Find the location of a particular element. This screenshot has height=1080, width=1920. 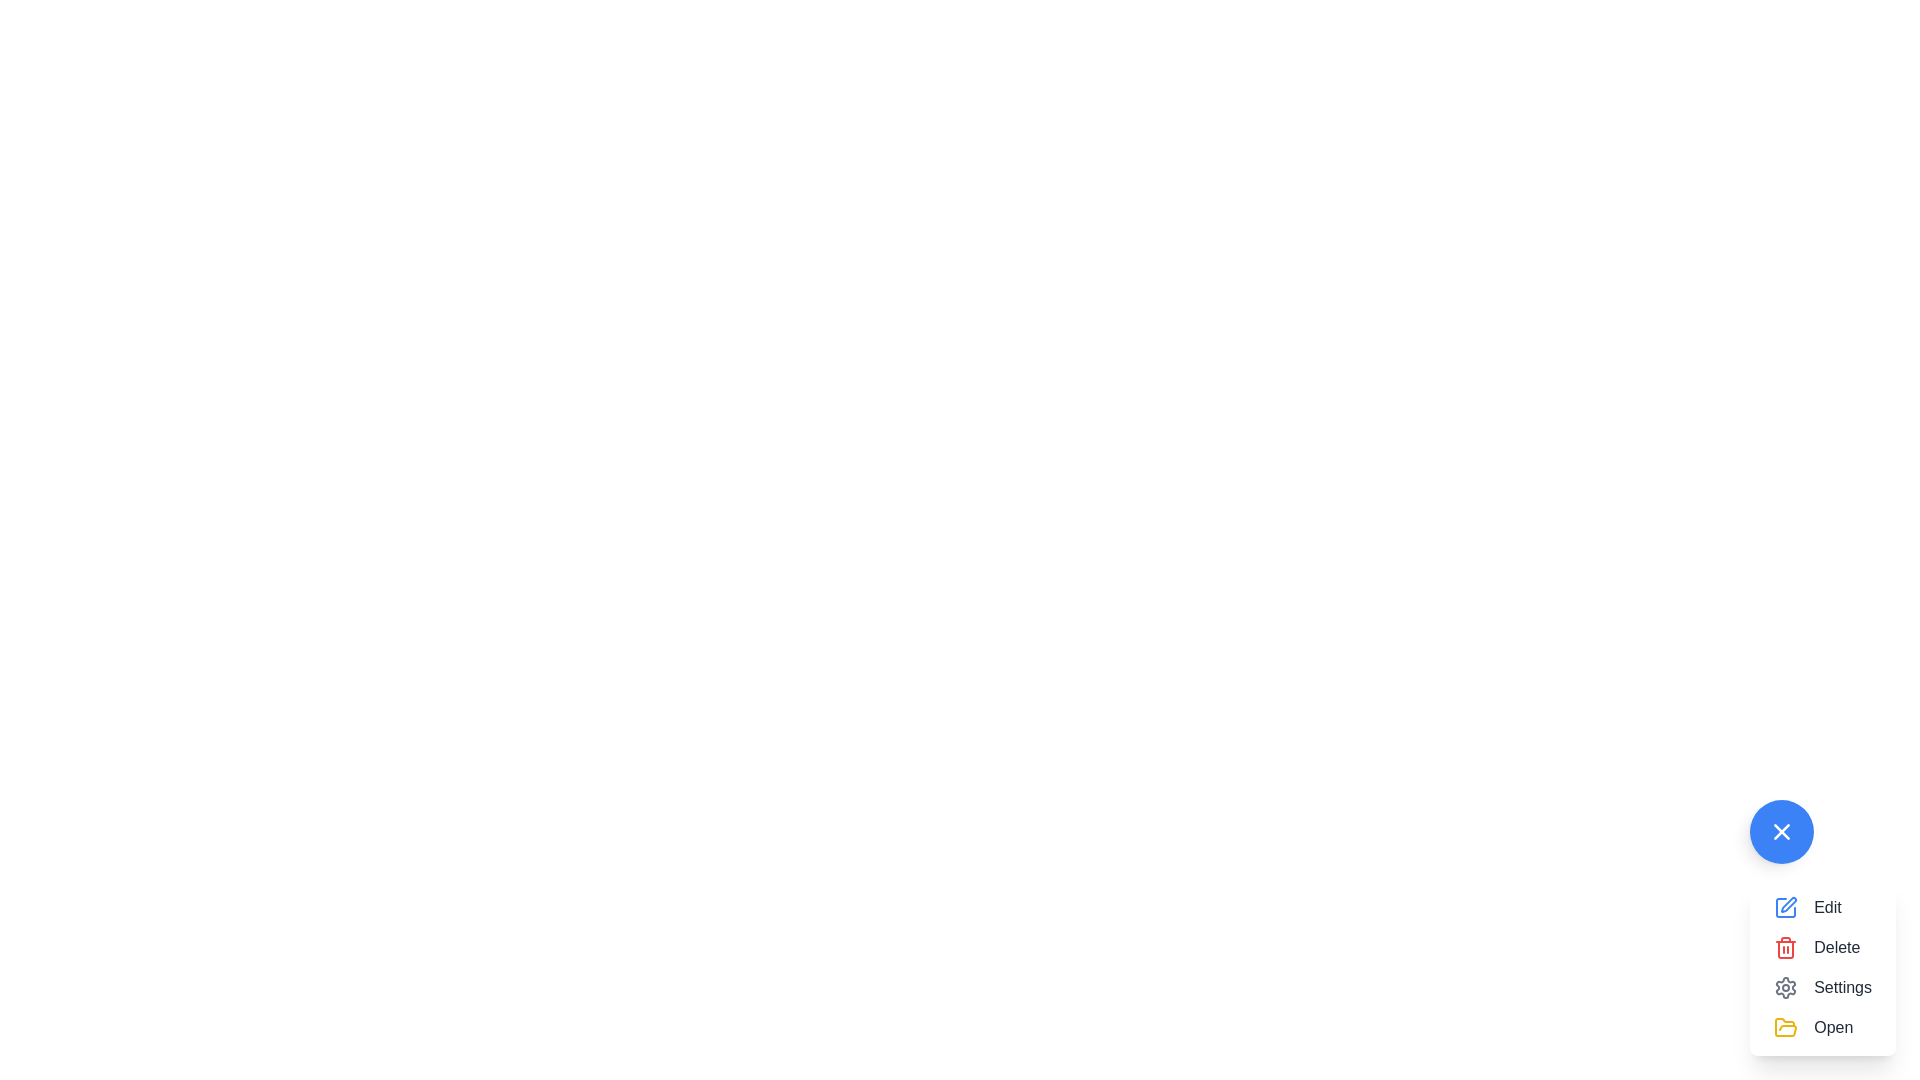

the 'Settings' button, which features a gear icon and is the third item in a vertical list of action buttons, to view context-specific options is located at coordinates (1823, 986).